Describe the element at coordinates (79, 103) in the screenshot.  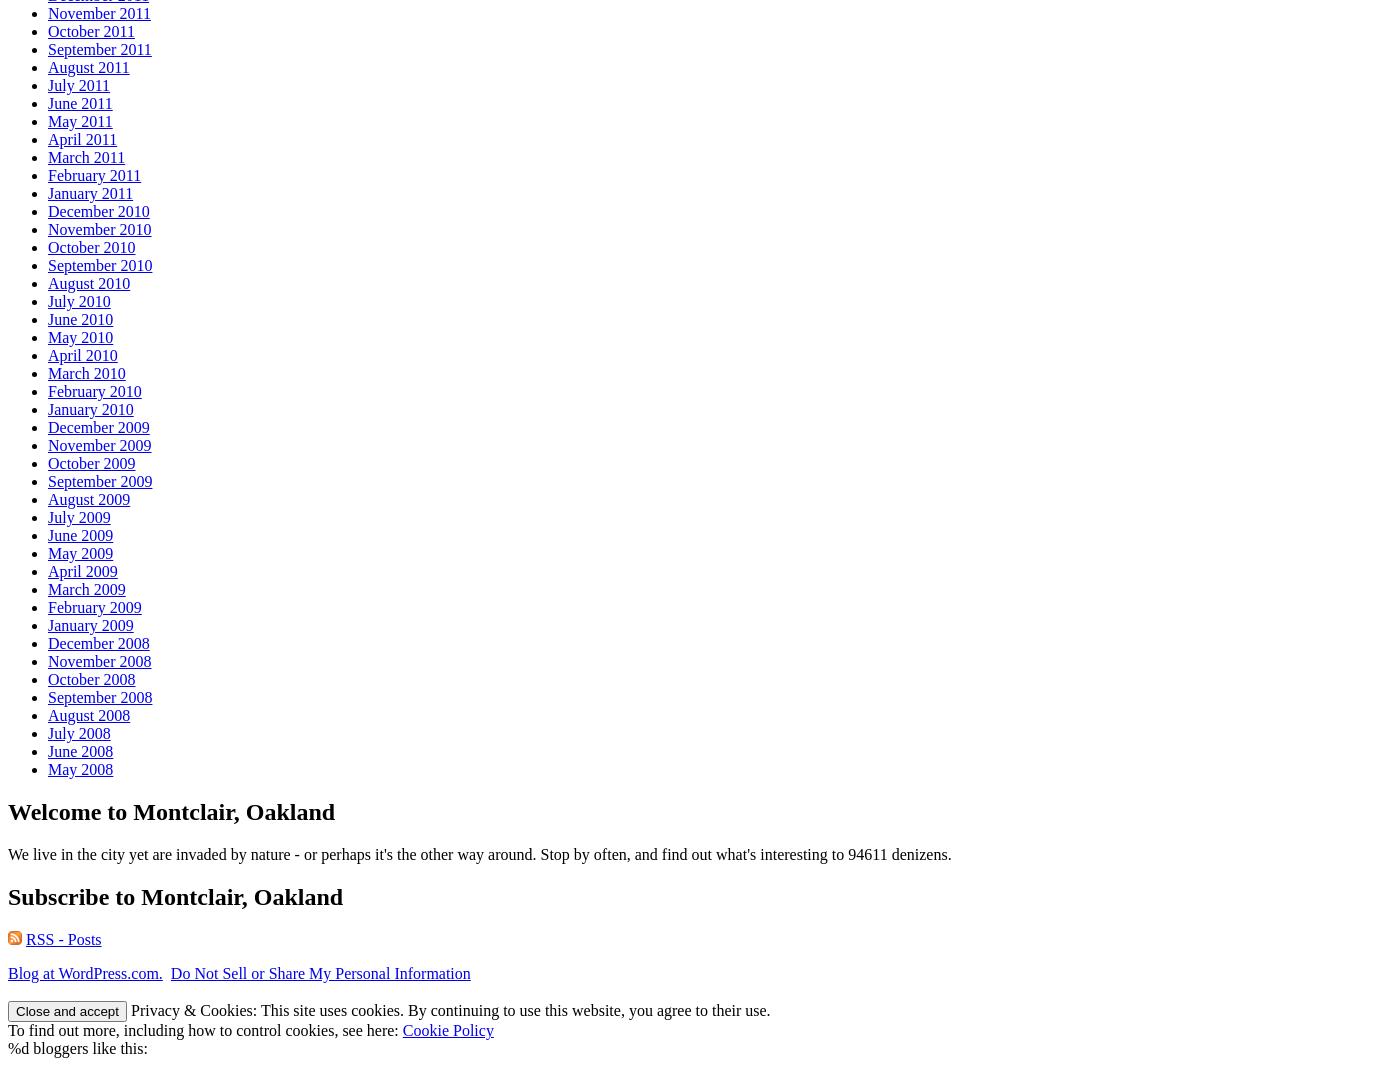
I see `'June 2011'` at that location.